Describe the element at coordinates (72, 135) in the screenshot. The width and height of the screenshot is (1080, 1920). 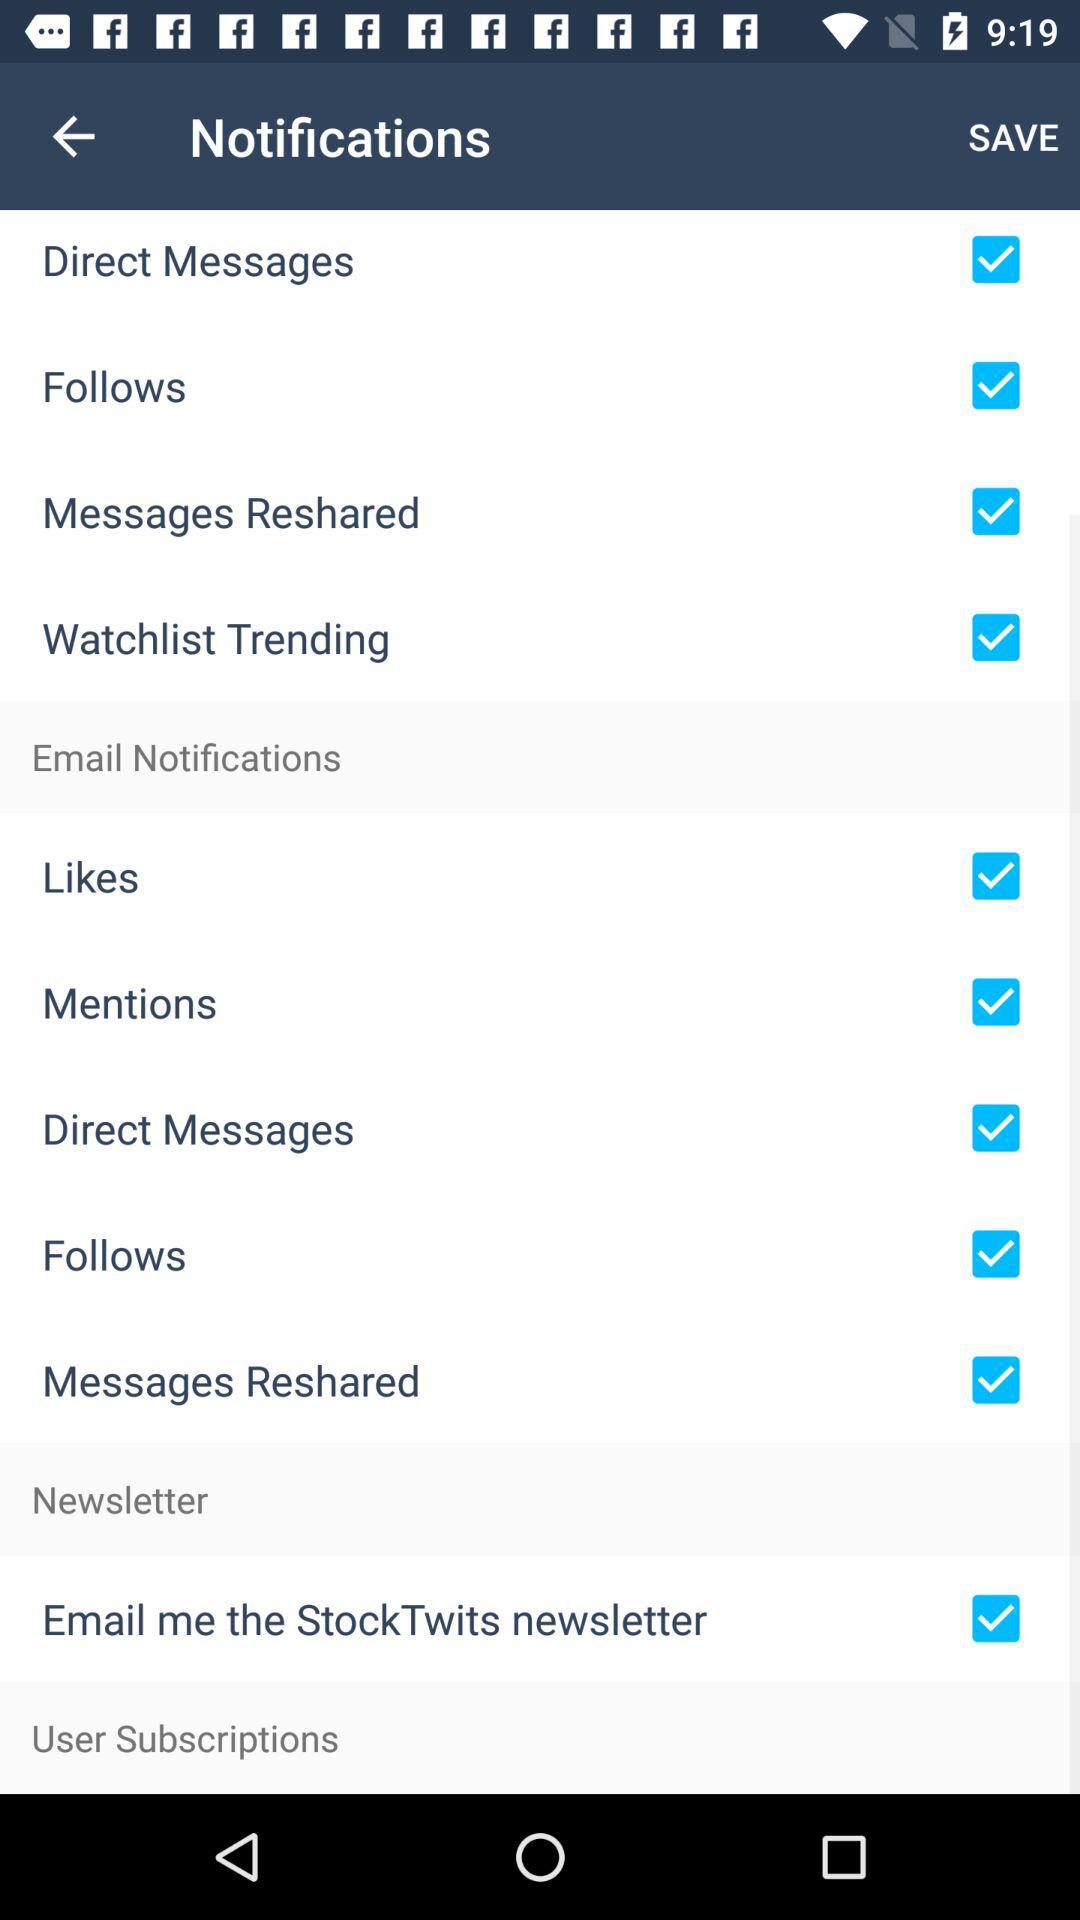
I see `the icon next to the notifications` at that location.